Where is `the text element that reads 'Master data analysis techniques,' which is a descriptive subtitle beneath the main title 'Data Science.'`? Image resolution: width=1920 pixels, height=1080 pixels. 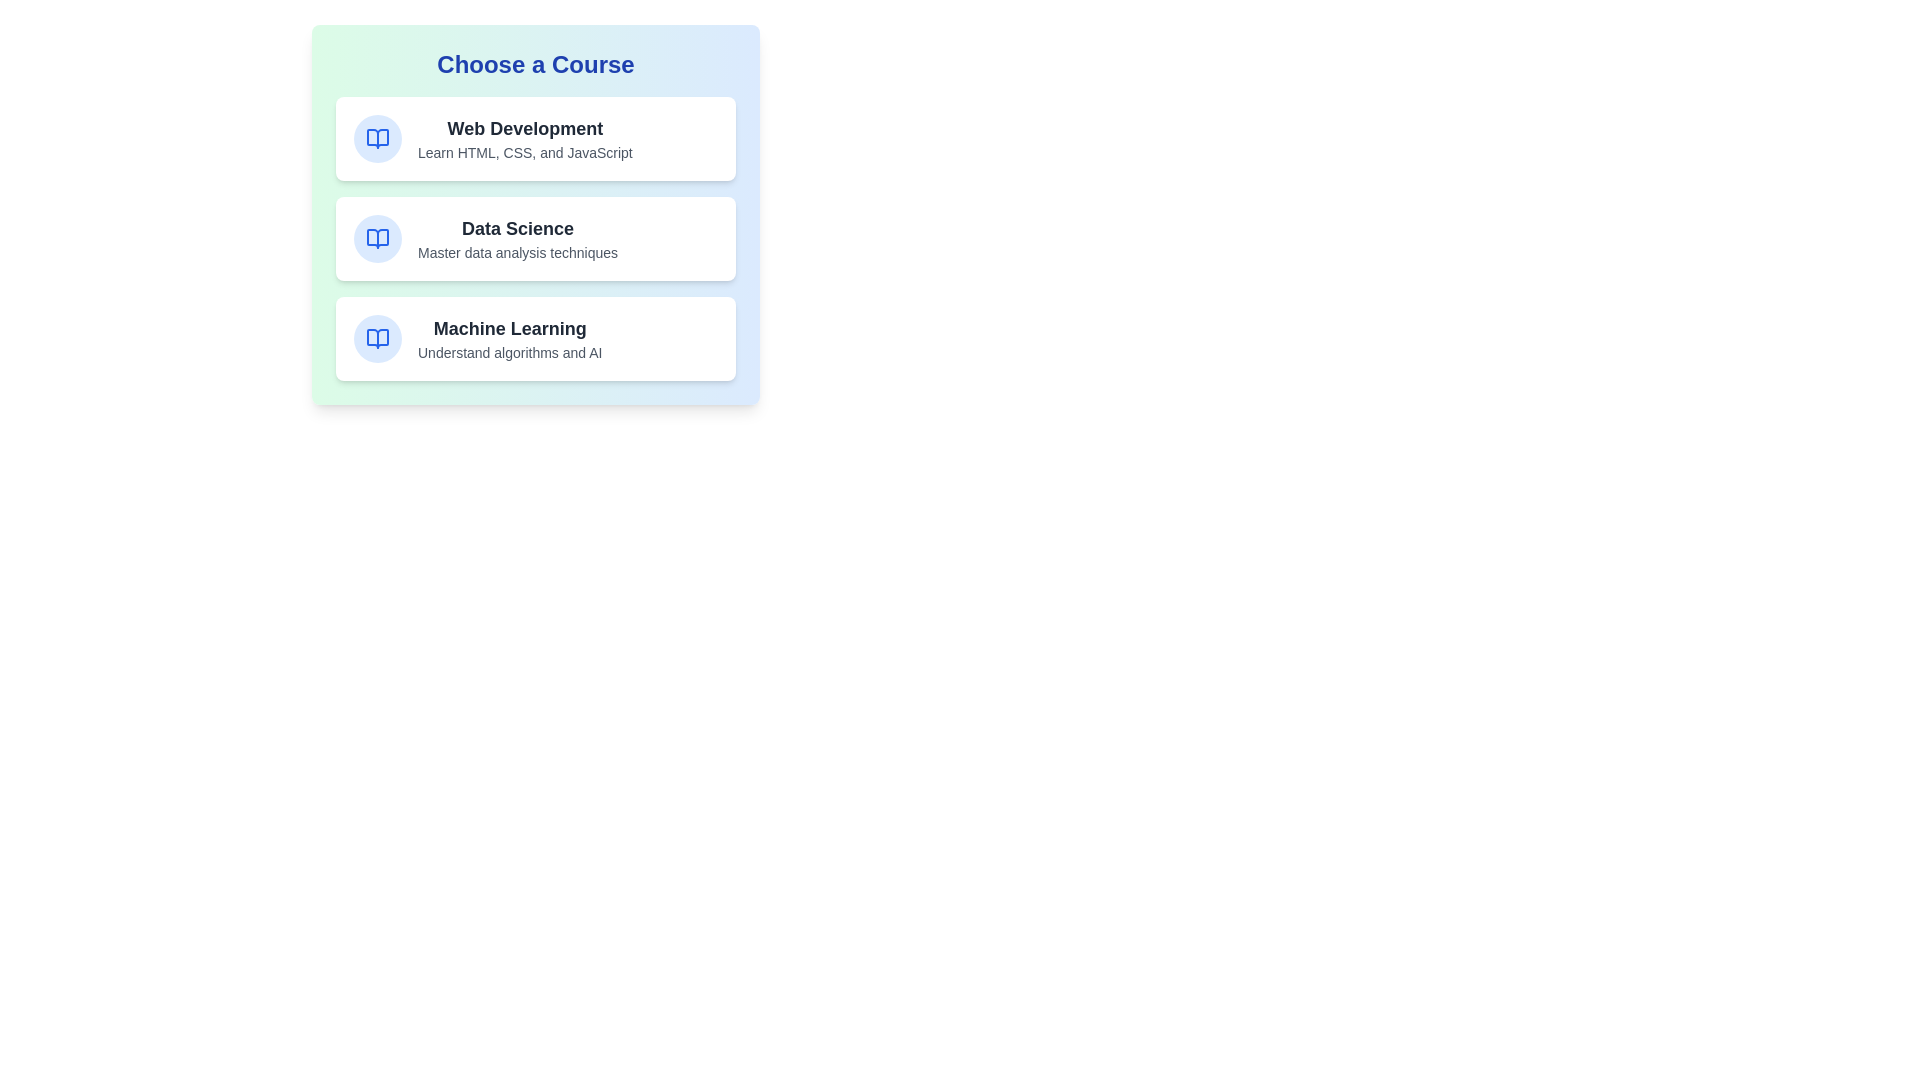
the text element that reads 'Master data analysis techniques,' which is a descriptive subtitle beneath the main title 'Data Science.' is located at coordinates (518, 252).